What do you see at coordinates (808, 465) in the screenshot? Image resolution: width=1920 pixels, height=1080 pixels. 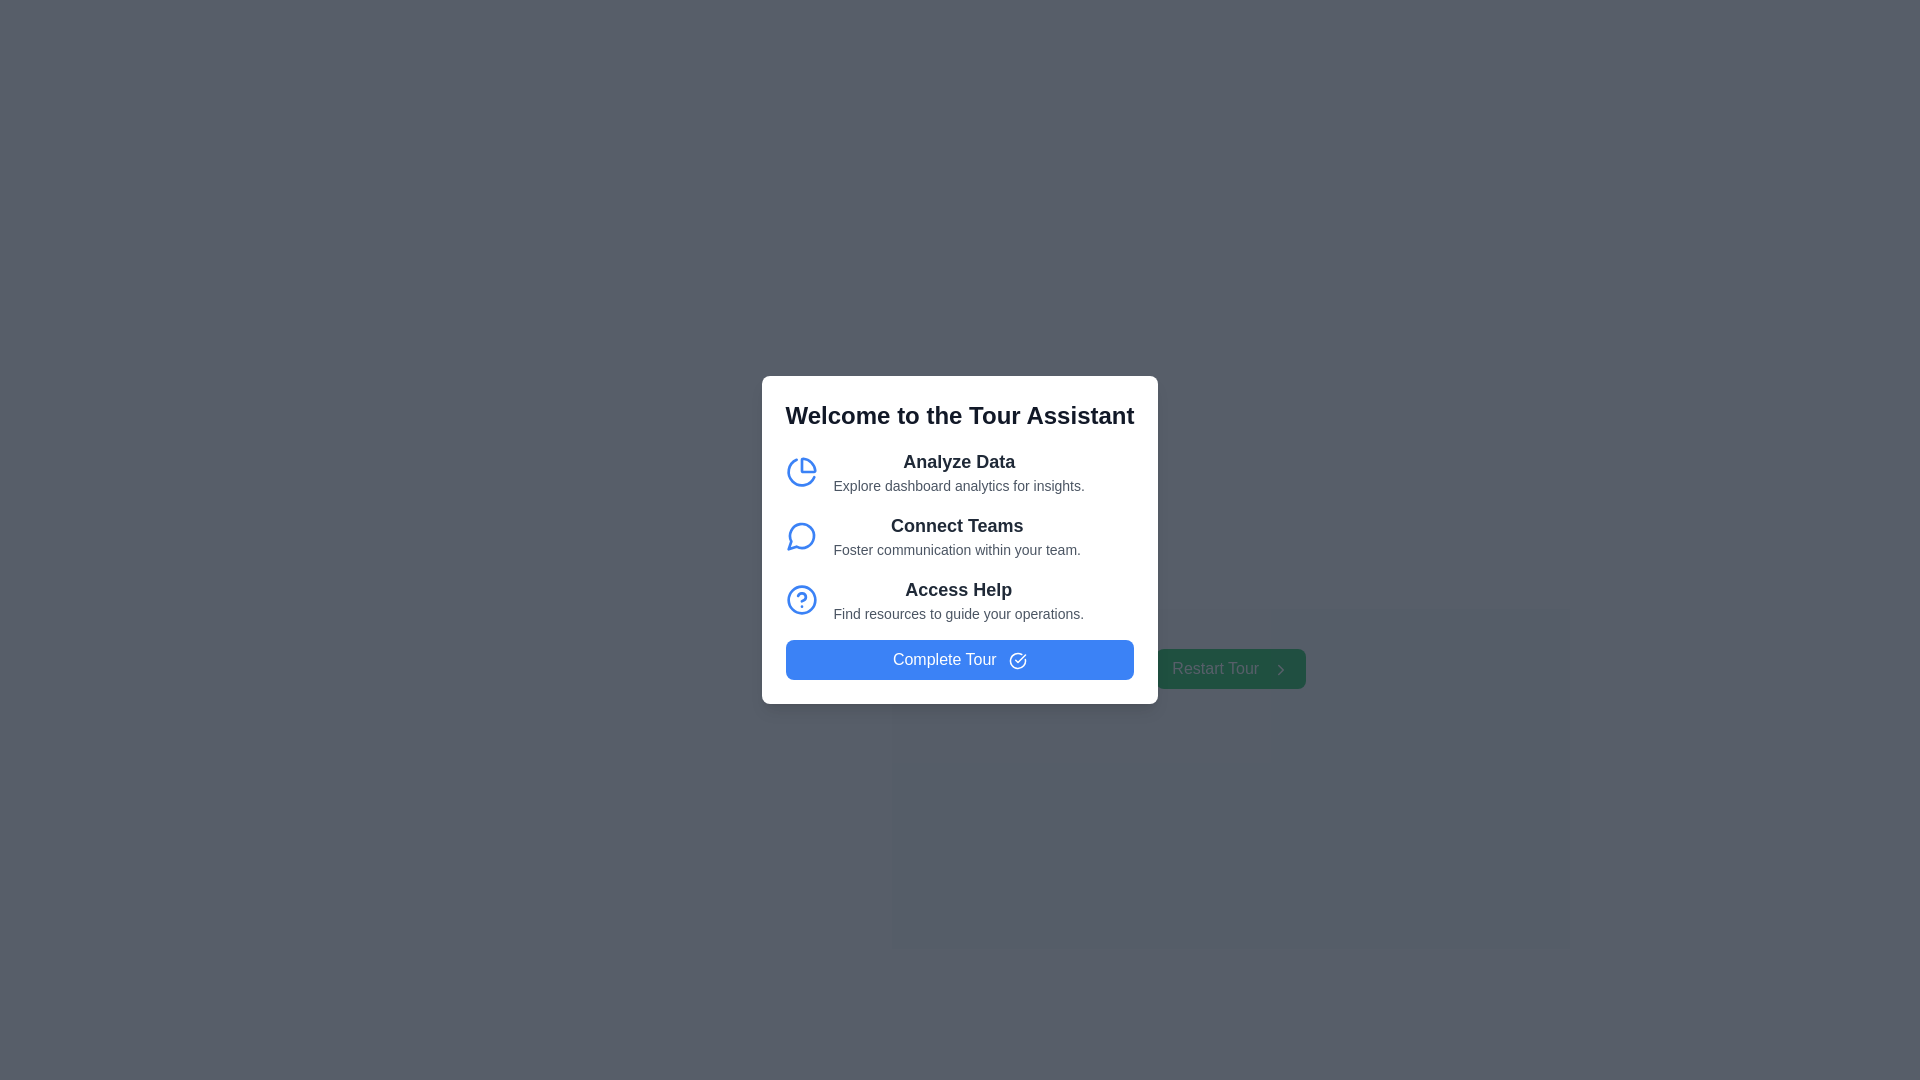 I see `the pie chart icon segment that represents a slice, located to the left of the 'Analyze Data' text in the modal interface` at bounding box center [808, 465].